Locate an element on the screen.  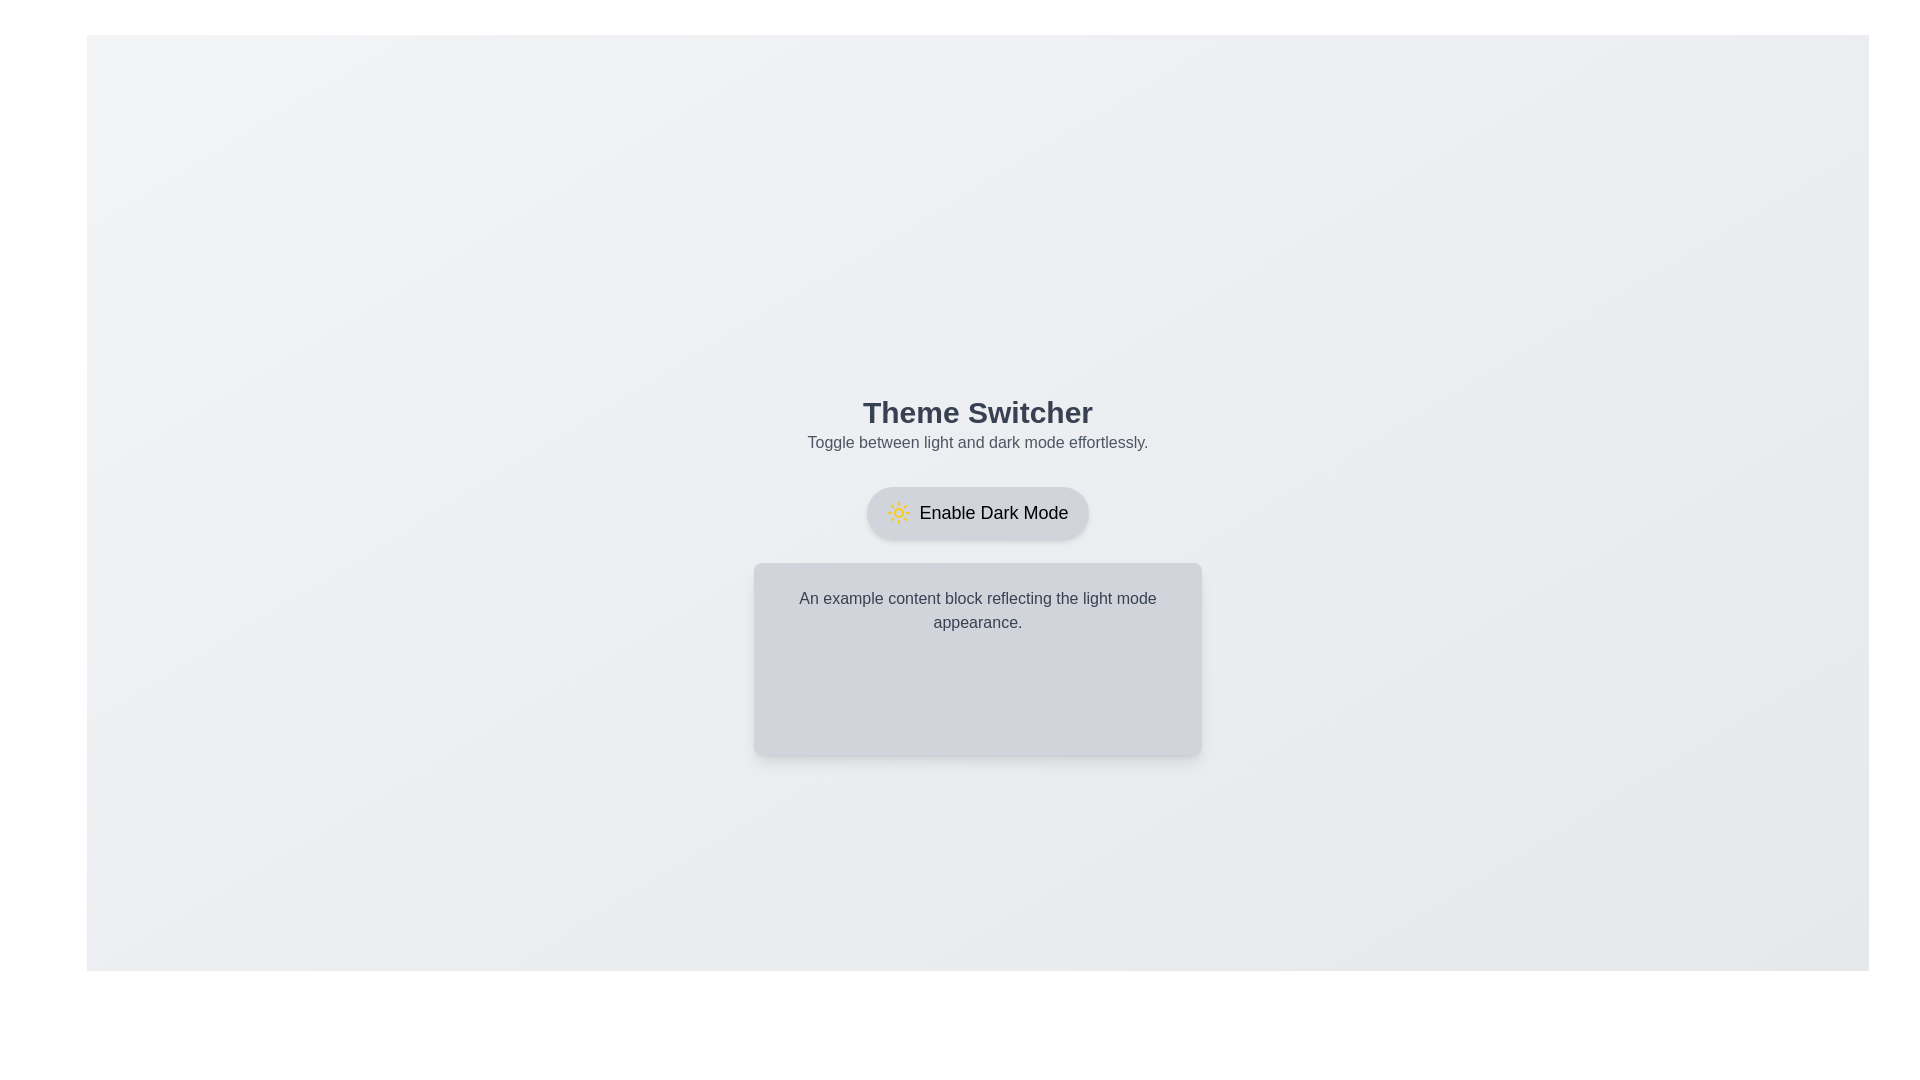
the theme switcher button that toggles between light and dark modes is located at coordinates (978, 512).